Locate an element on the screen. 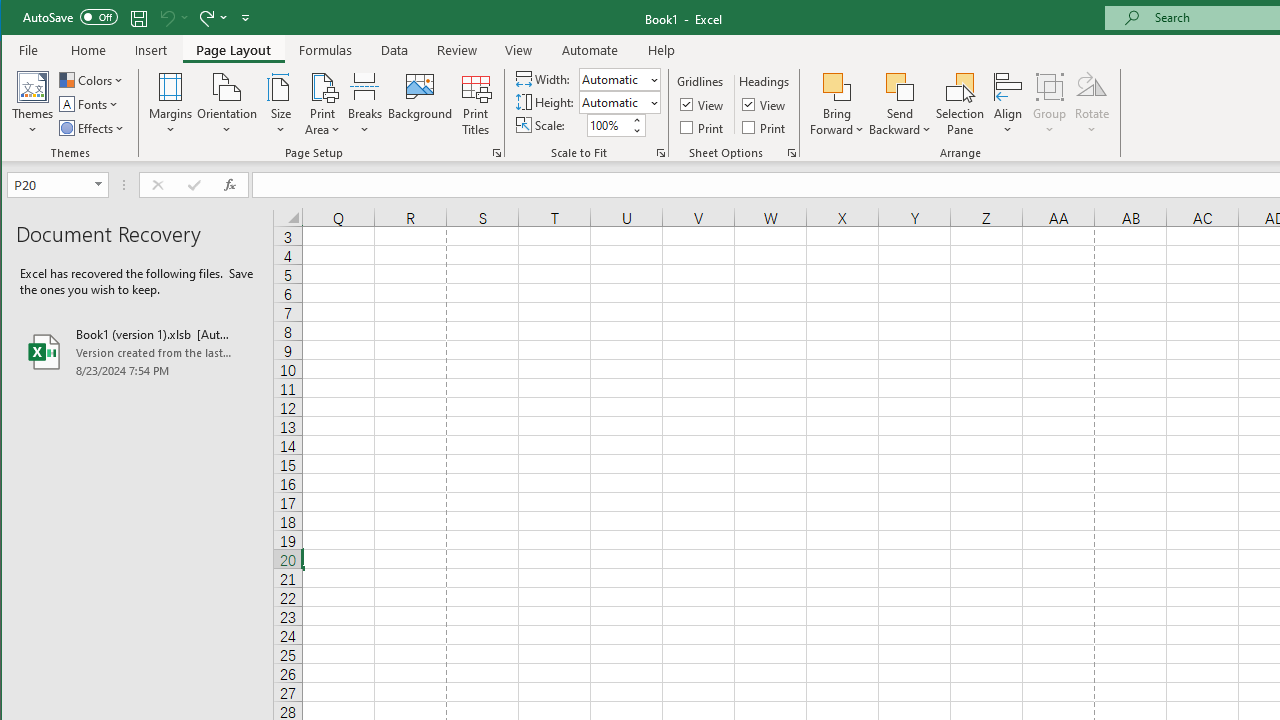  'Background...' is located at coordinates (419, 104).